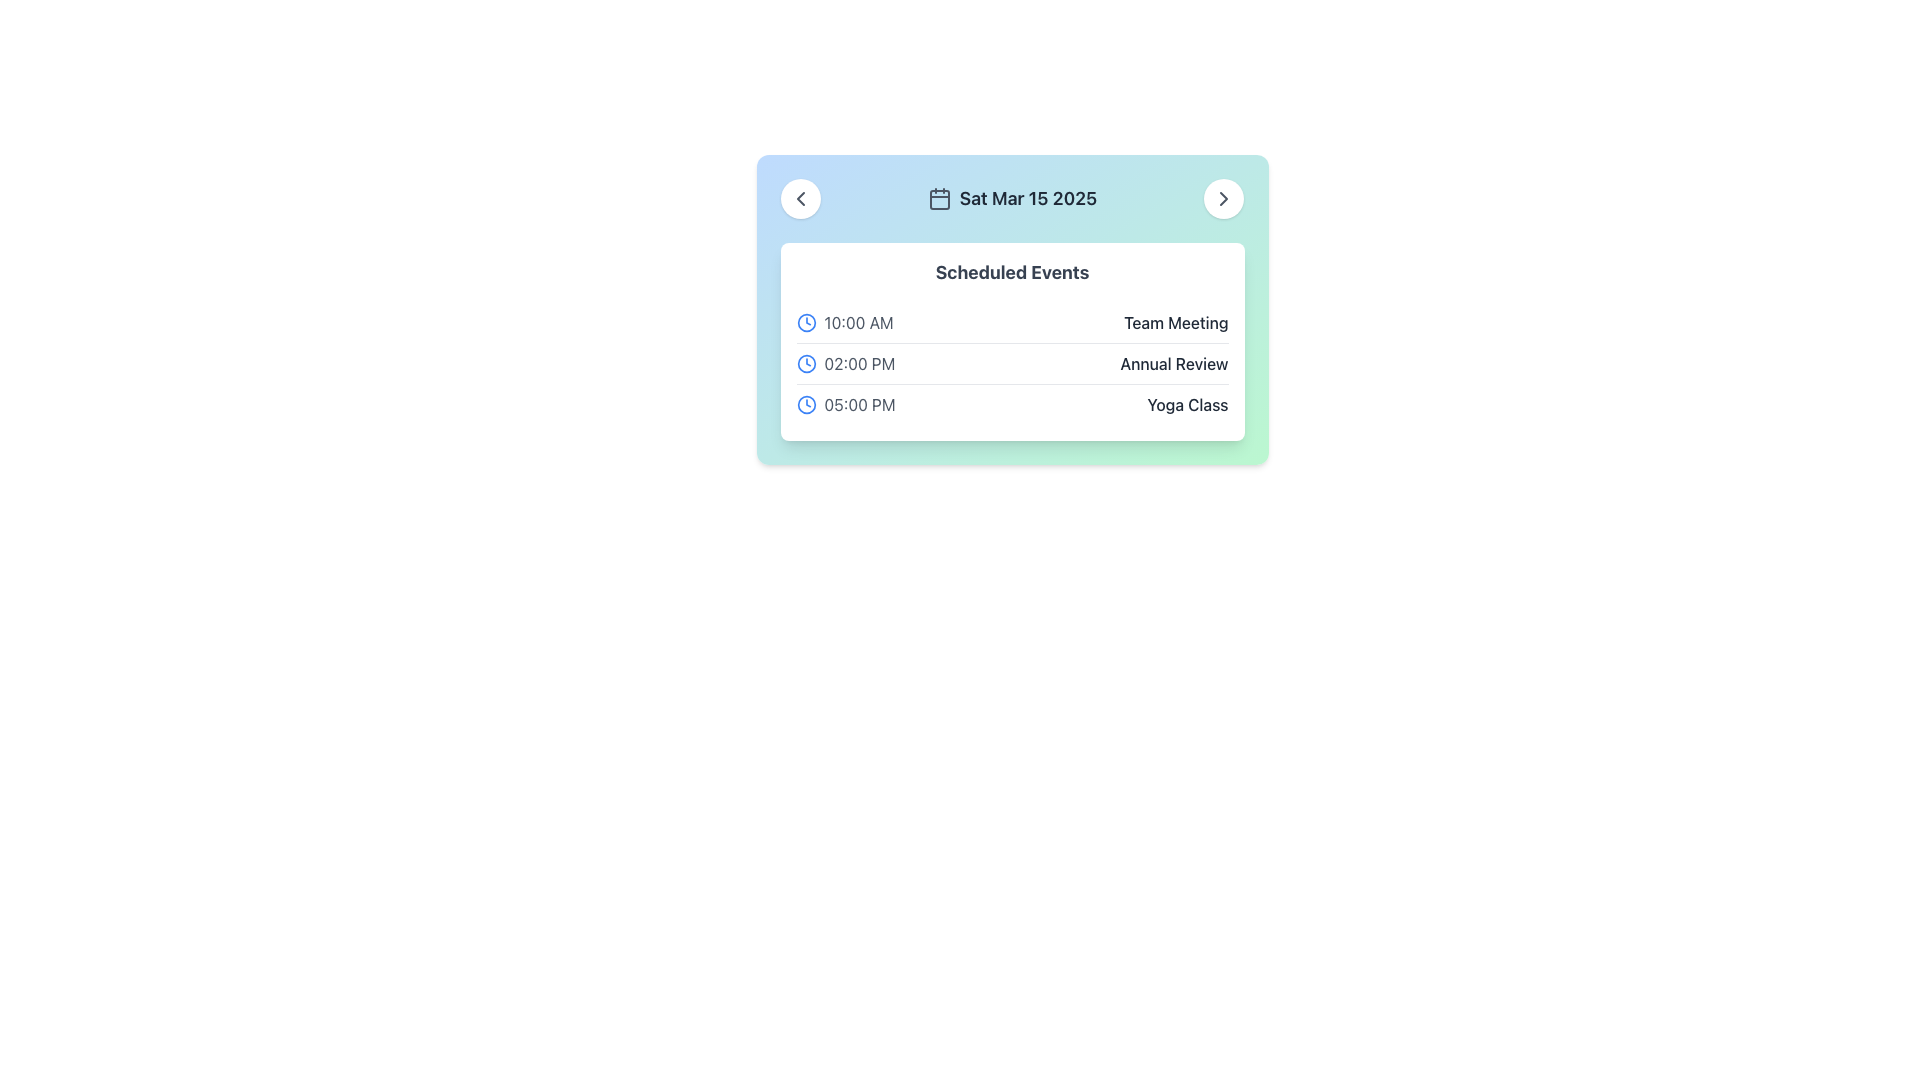 This screenshot has width=1920, height=1080. I want to click on the text label indicating the title of a scheduled event in the 'Scheduled Events' section of the card layout, positioned after 'Annual Review' and aligned with '05:00 PM', so click(1187, 405).